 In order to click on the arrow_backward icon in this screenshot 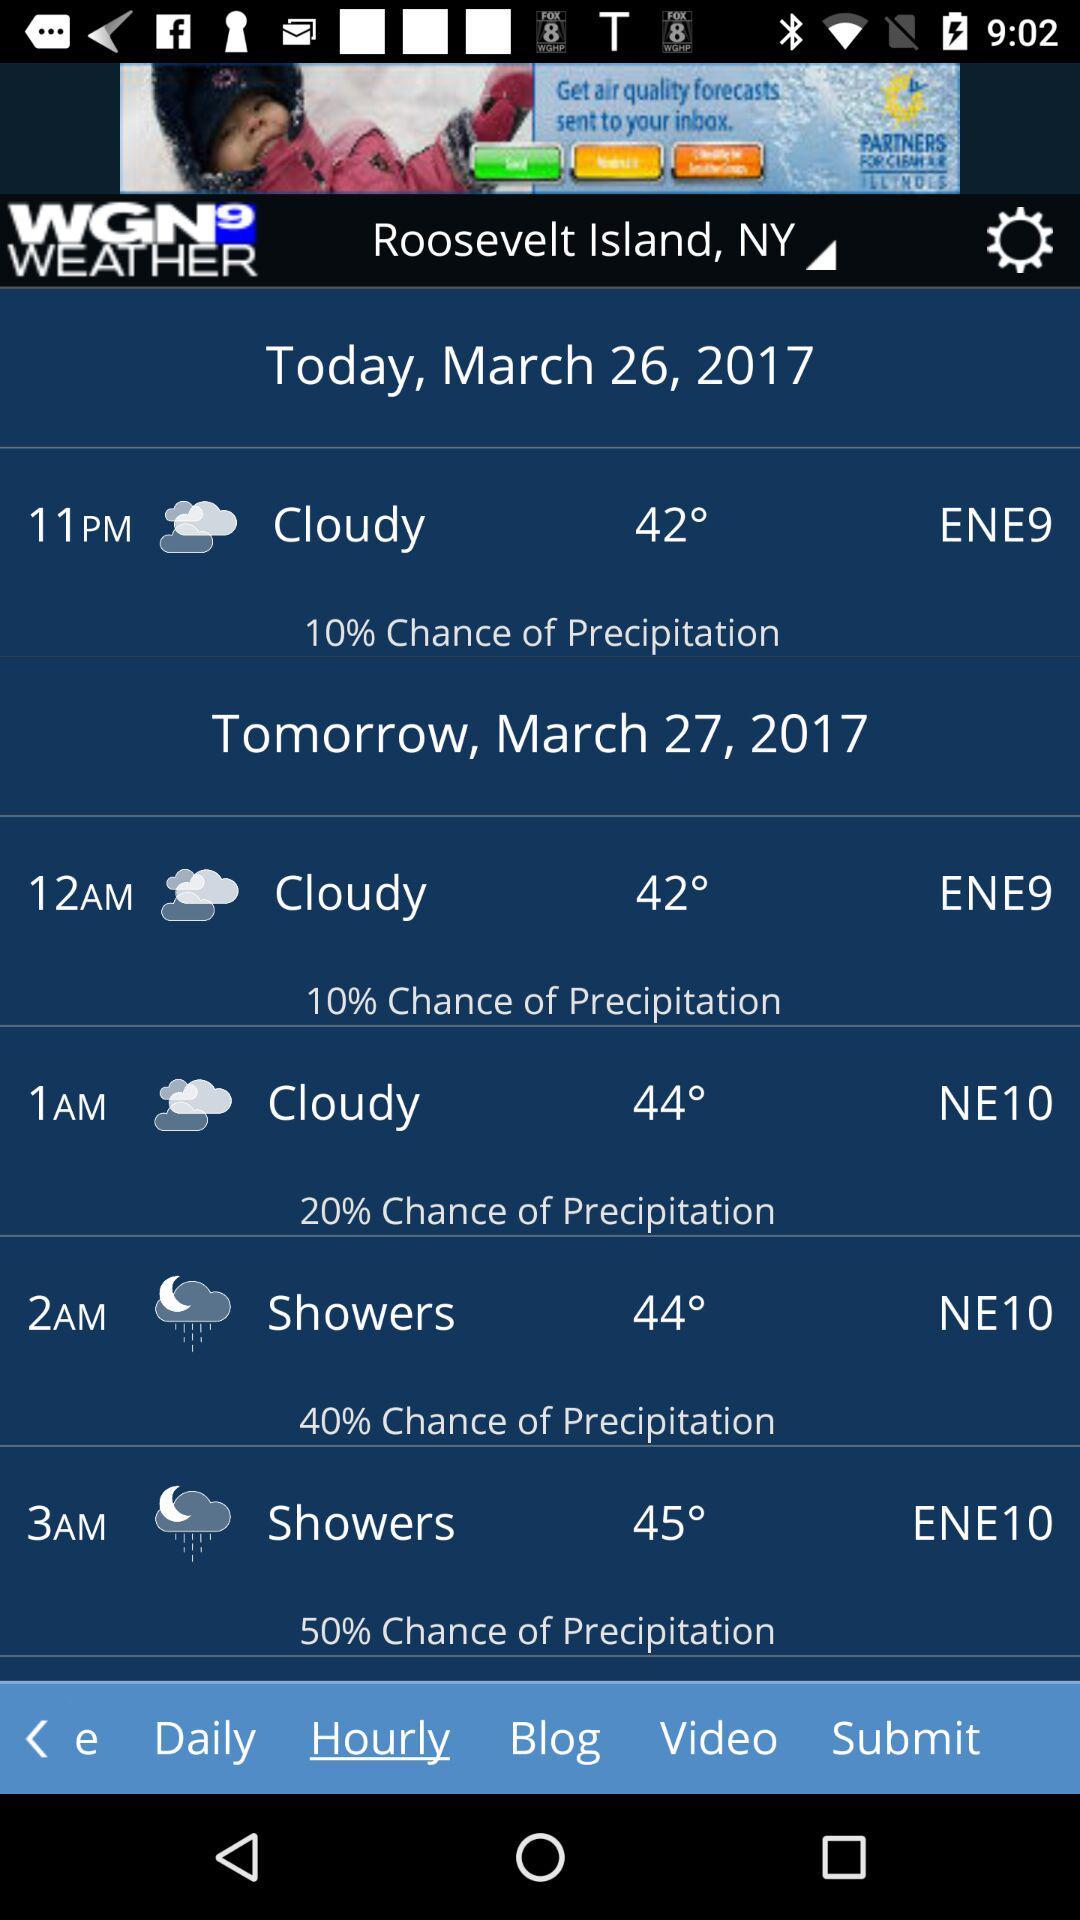, I will do `click(36, 1737)`.